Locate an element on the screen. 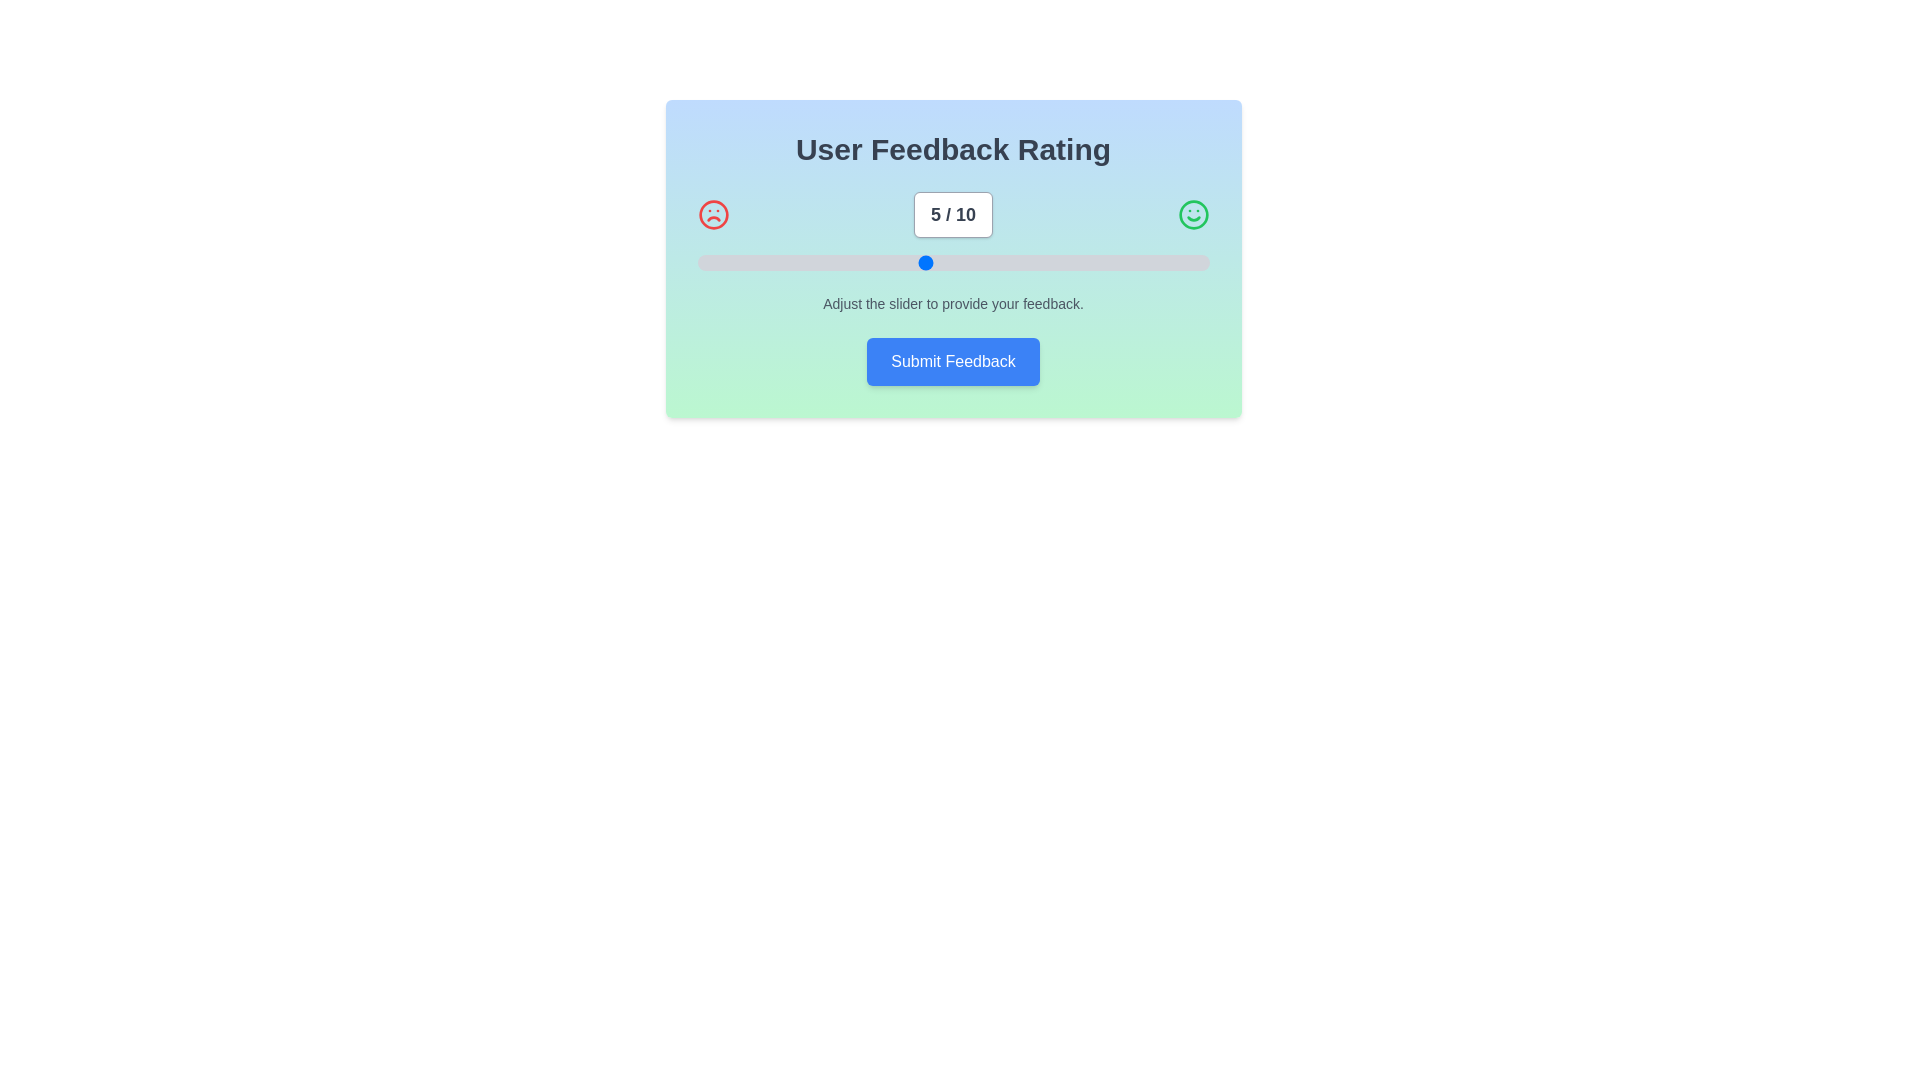 Image resolution: width=1920 pixels, height=1080 pixels. the smile icon in the FeedbackSlider component is located at coordinates (1193, 215).